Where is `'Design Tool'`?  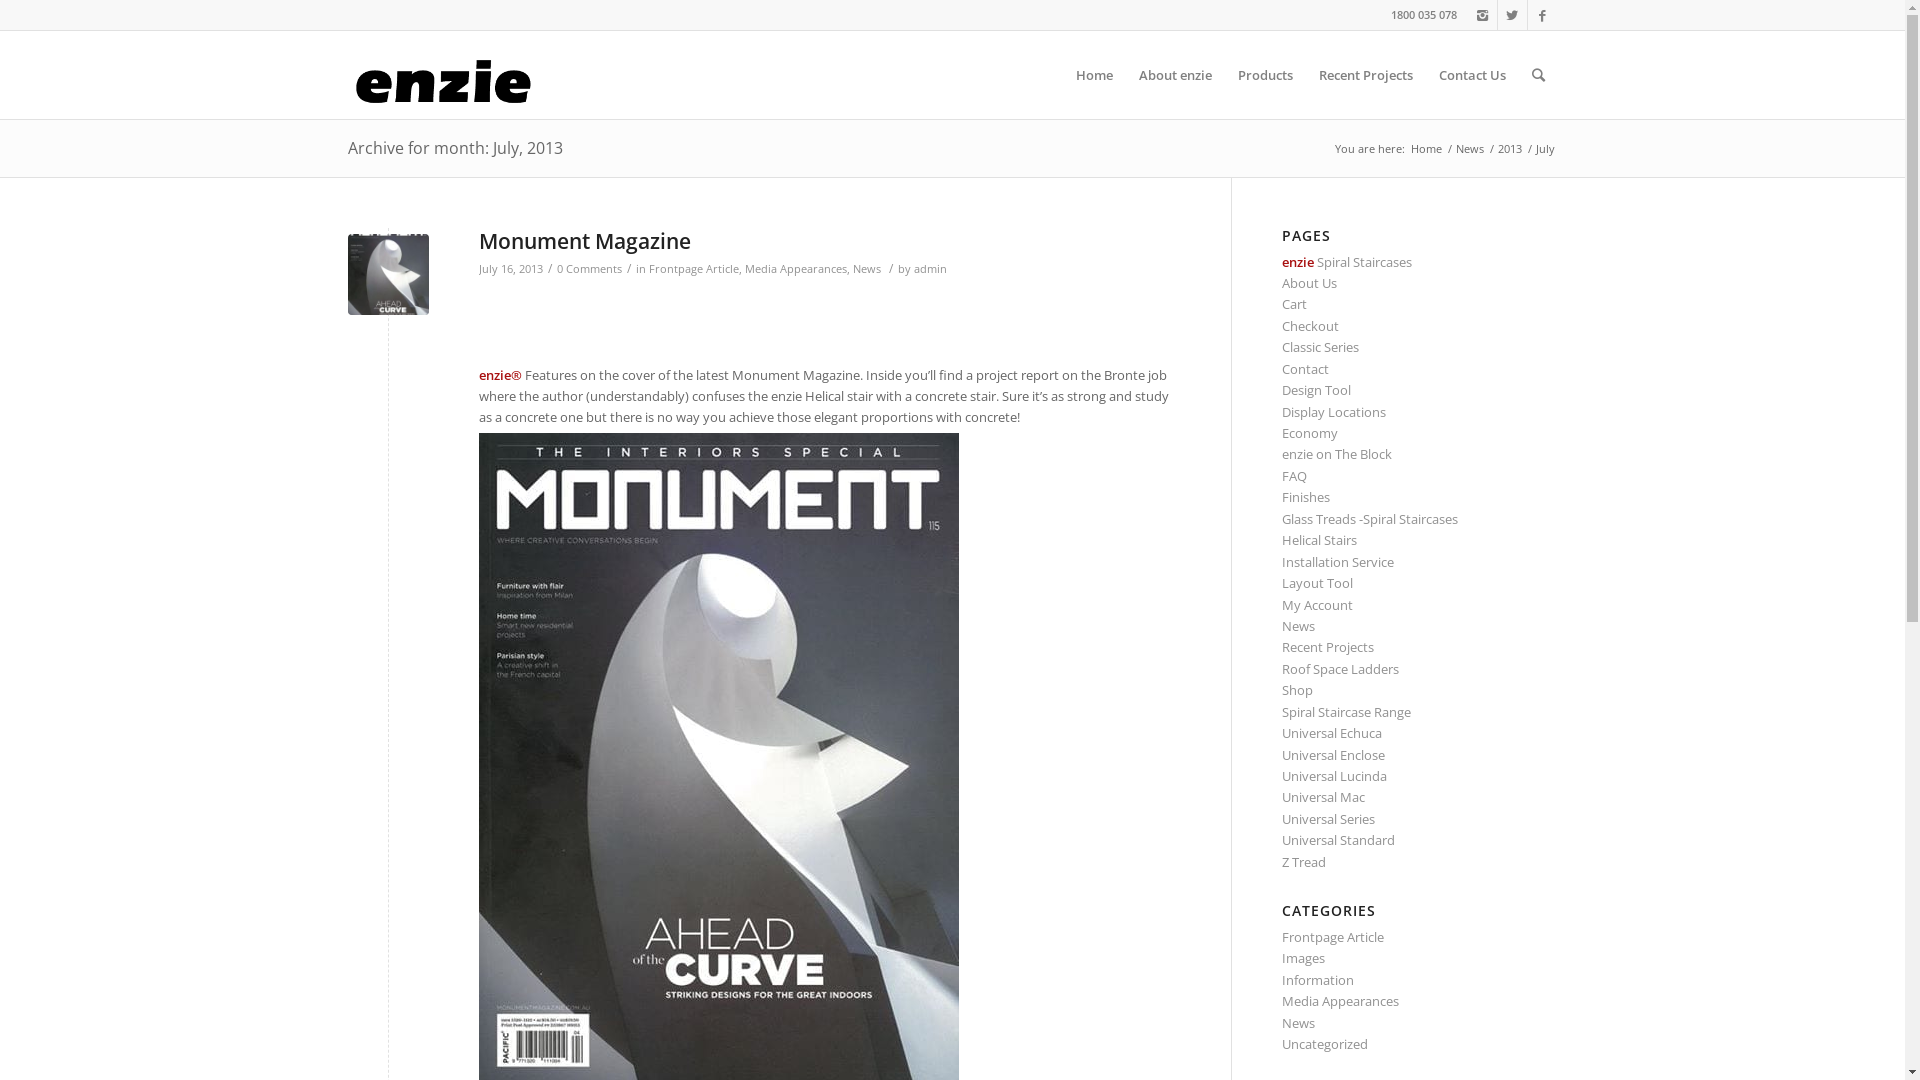
'Design Tool' is located at coordinates (1316, 389).